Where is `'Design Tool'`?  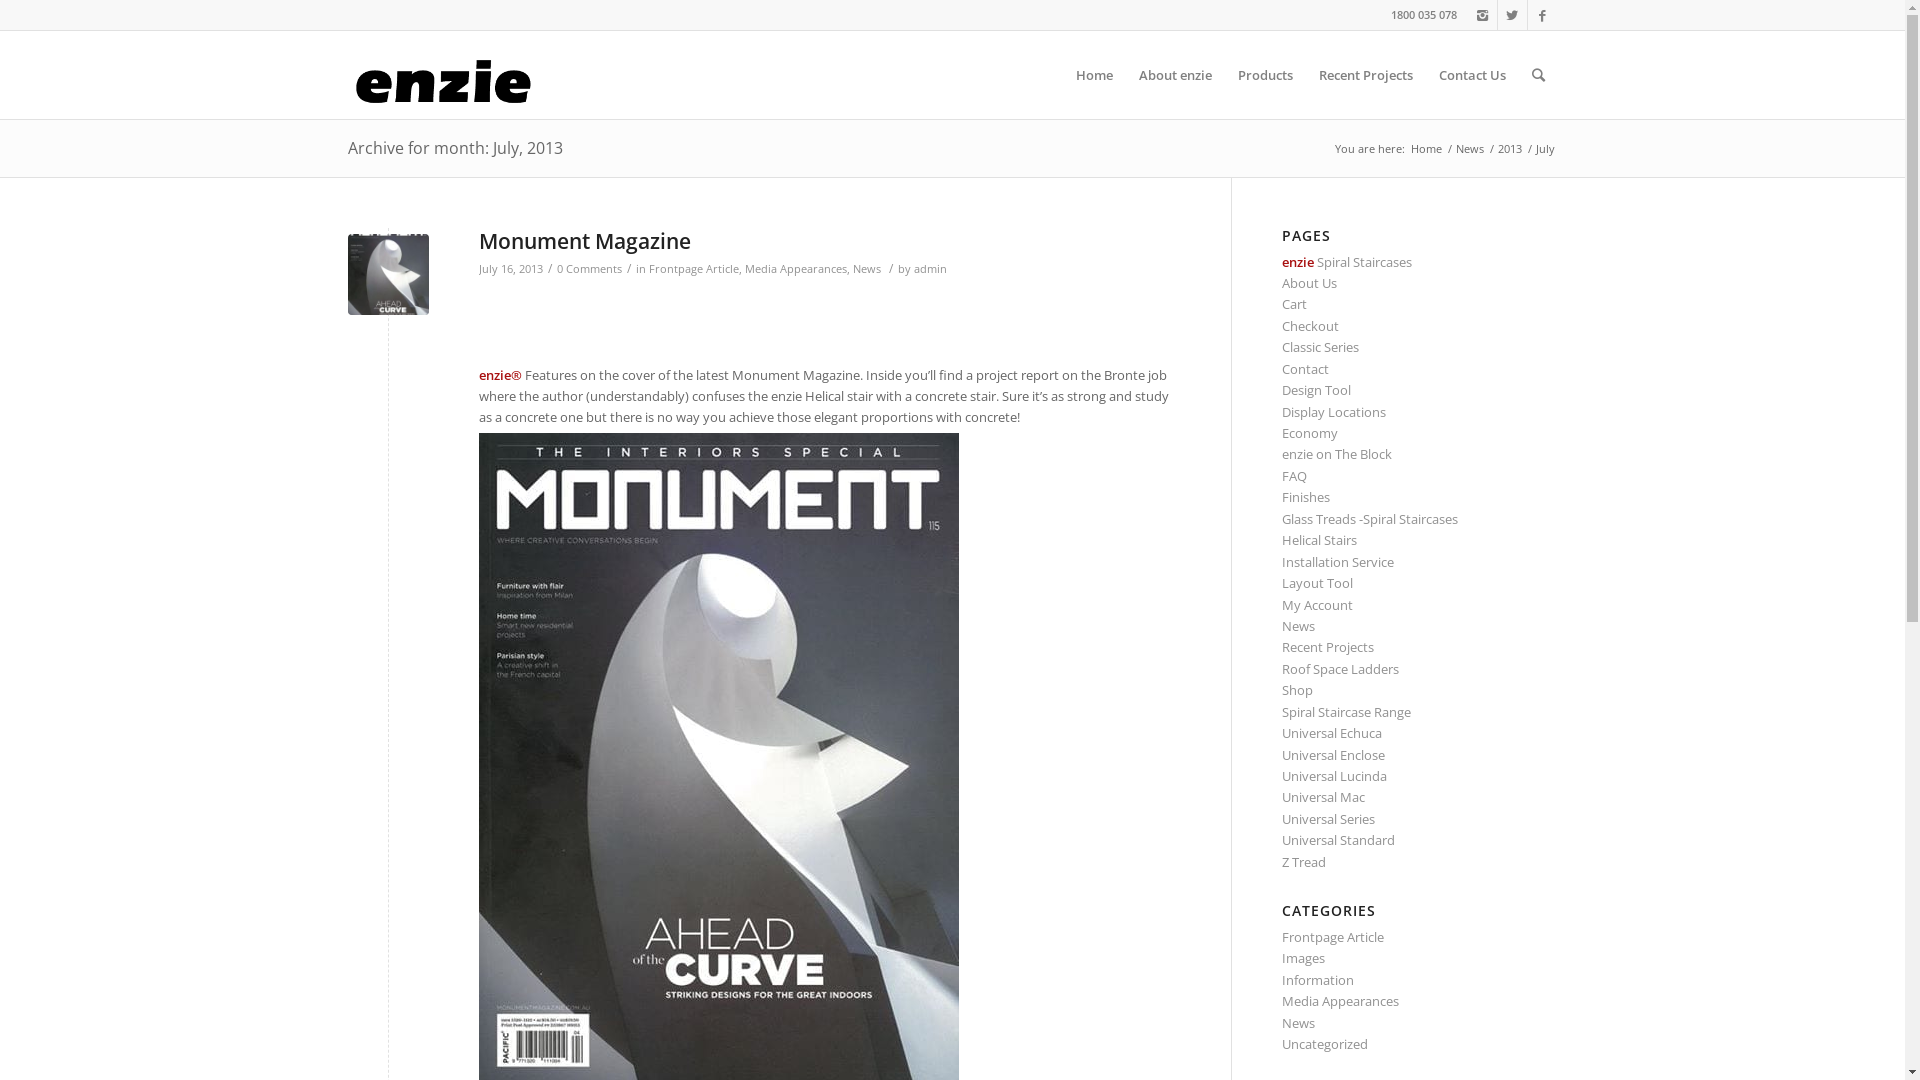
'Design Tool' is located at coordinates (1316, 389).